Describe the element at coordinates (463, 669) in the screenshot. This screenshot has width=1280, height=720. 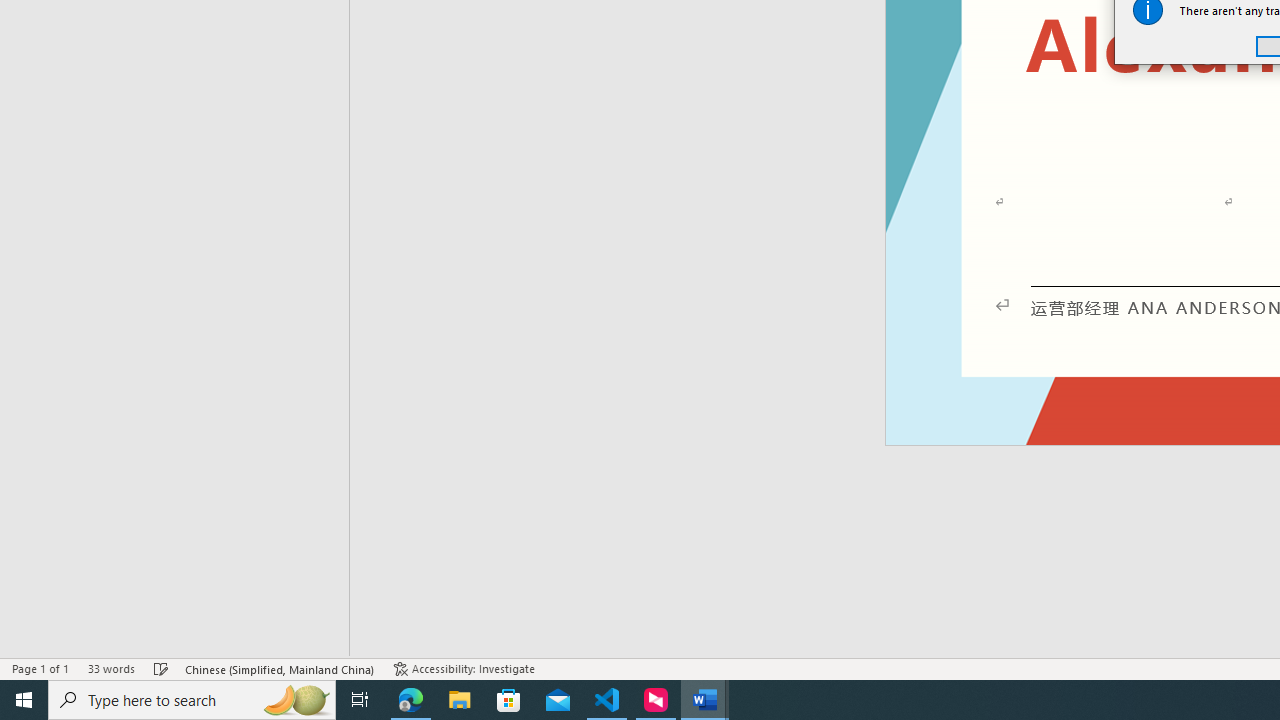
I see `'Accessibility Checker Accessibility: Investigate'` at that location.